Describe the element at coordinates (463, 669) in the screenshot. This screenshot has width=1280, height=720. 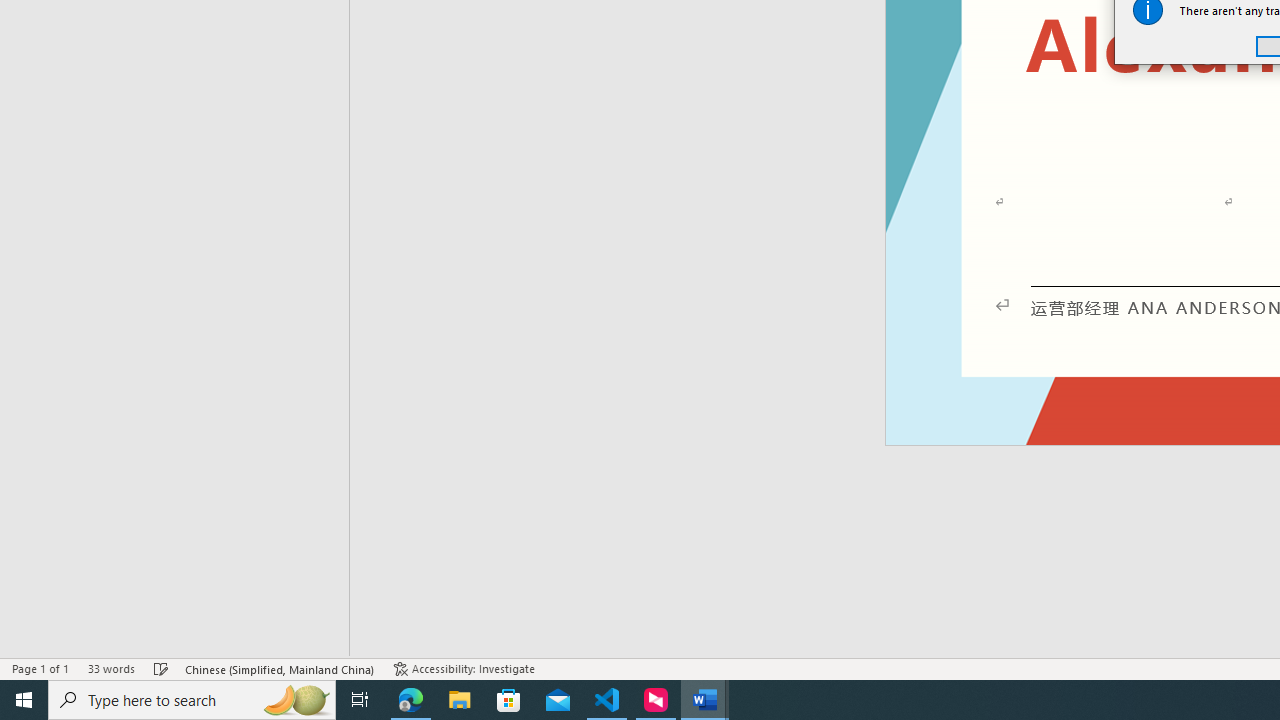
I see `'Accessibility Checker Accessibility: Investigate'` at that location.